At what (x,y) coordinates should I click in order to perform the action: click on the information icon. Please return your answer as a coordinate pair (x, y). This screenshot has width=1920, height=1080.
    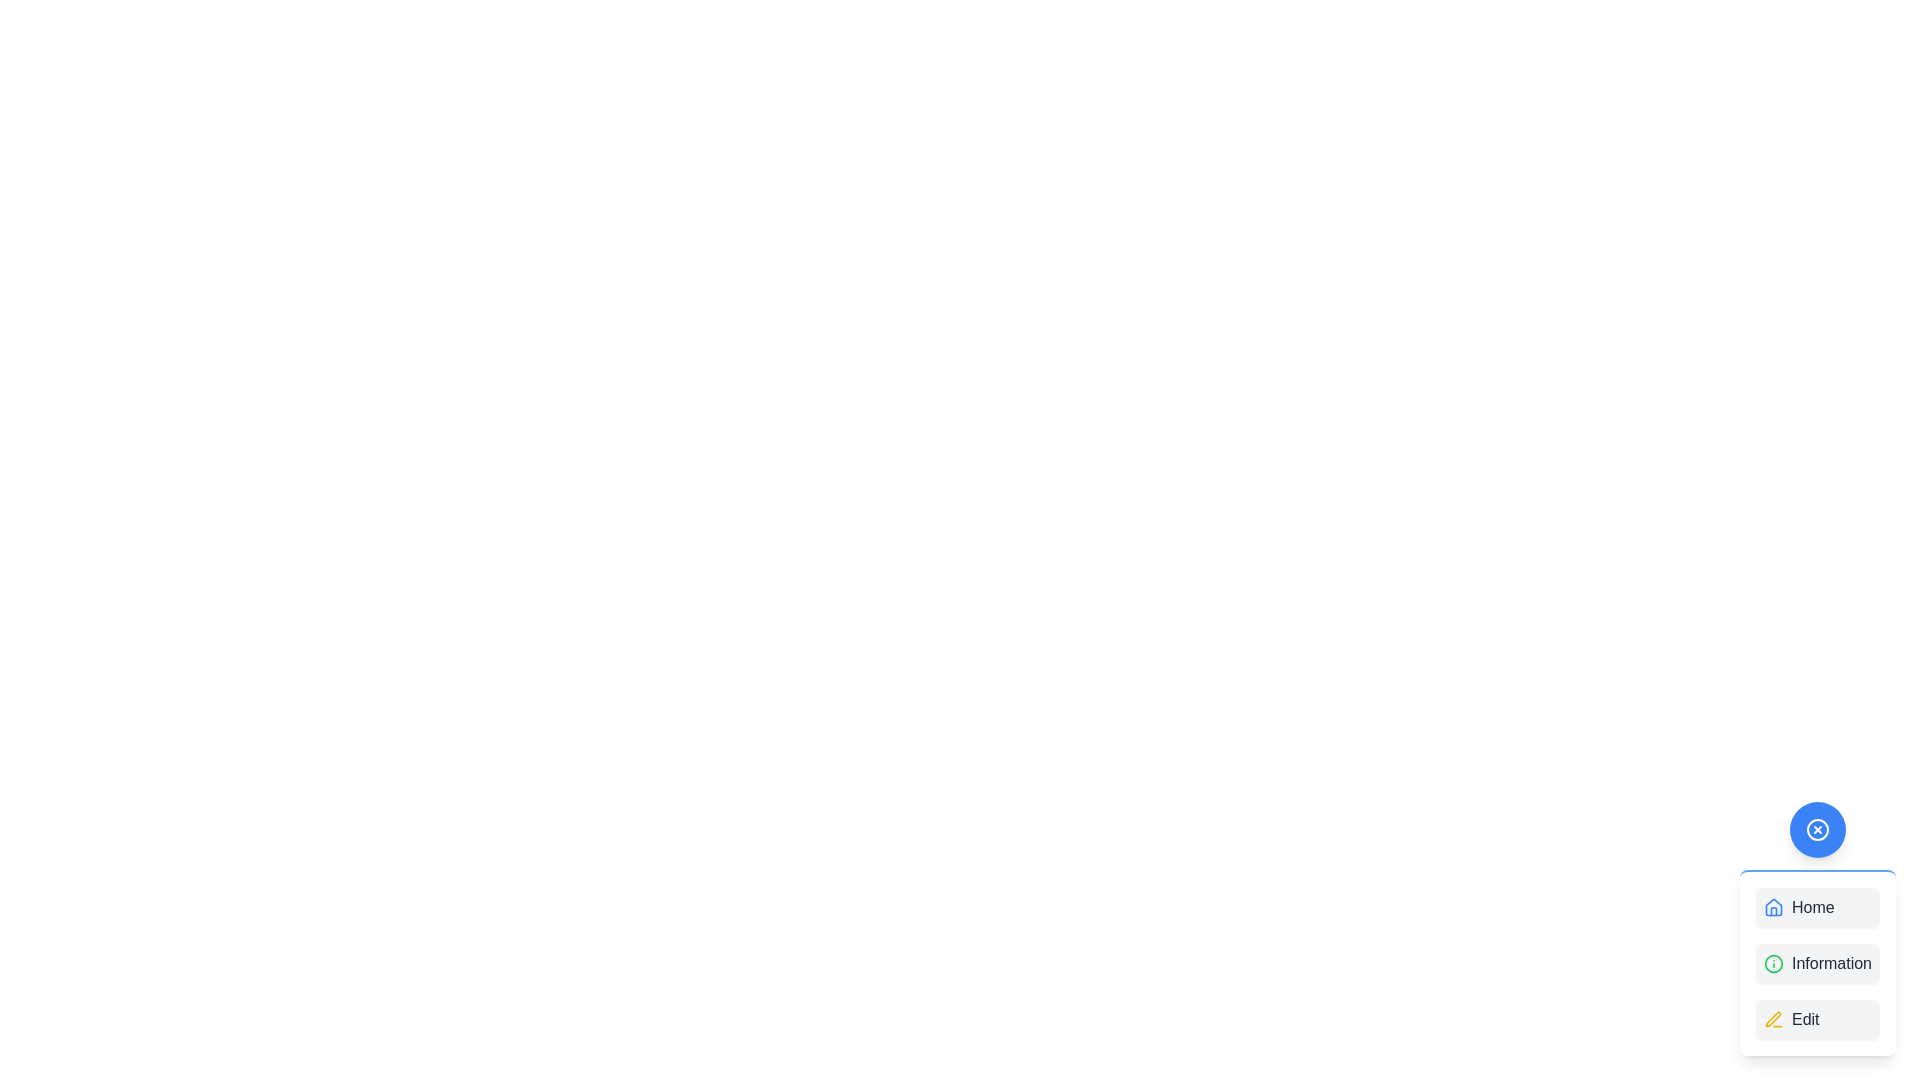
    Looking at the image, I should click on (1773, 963).